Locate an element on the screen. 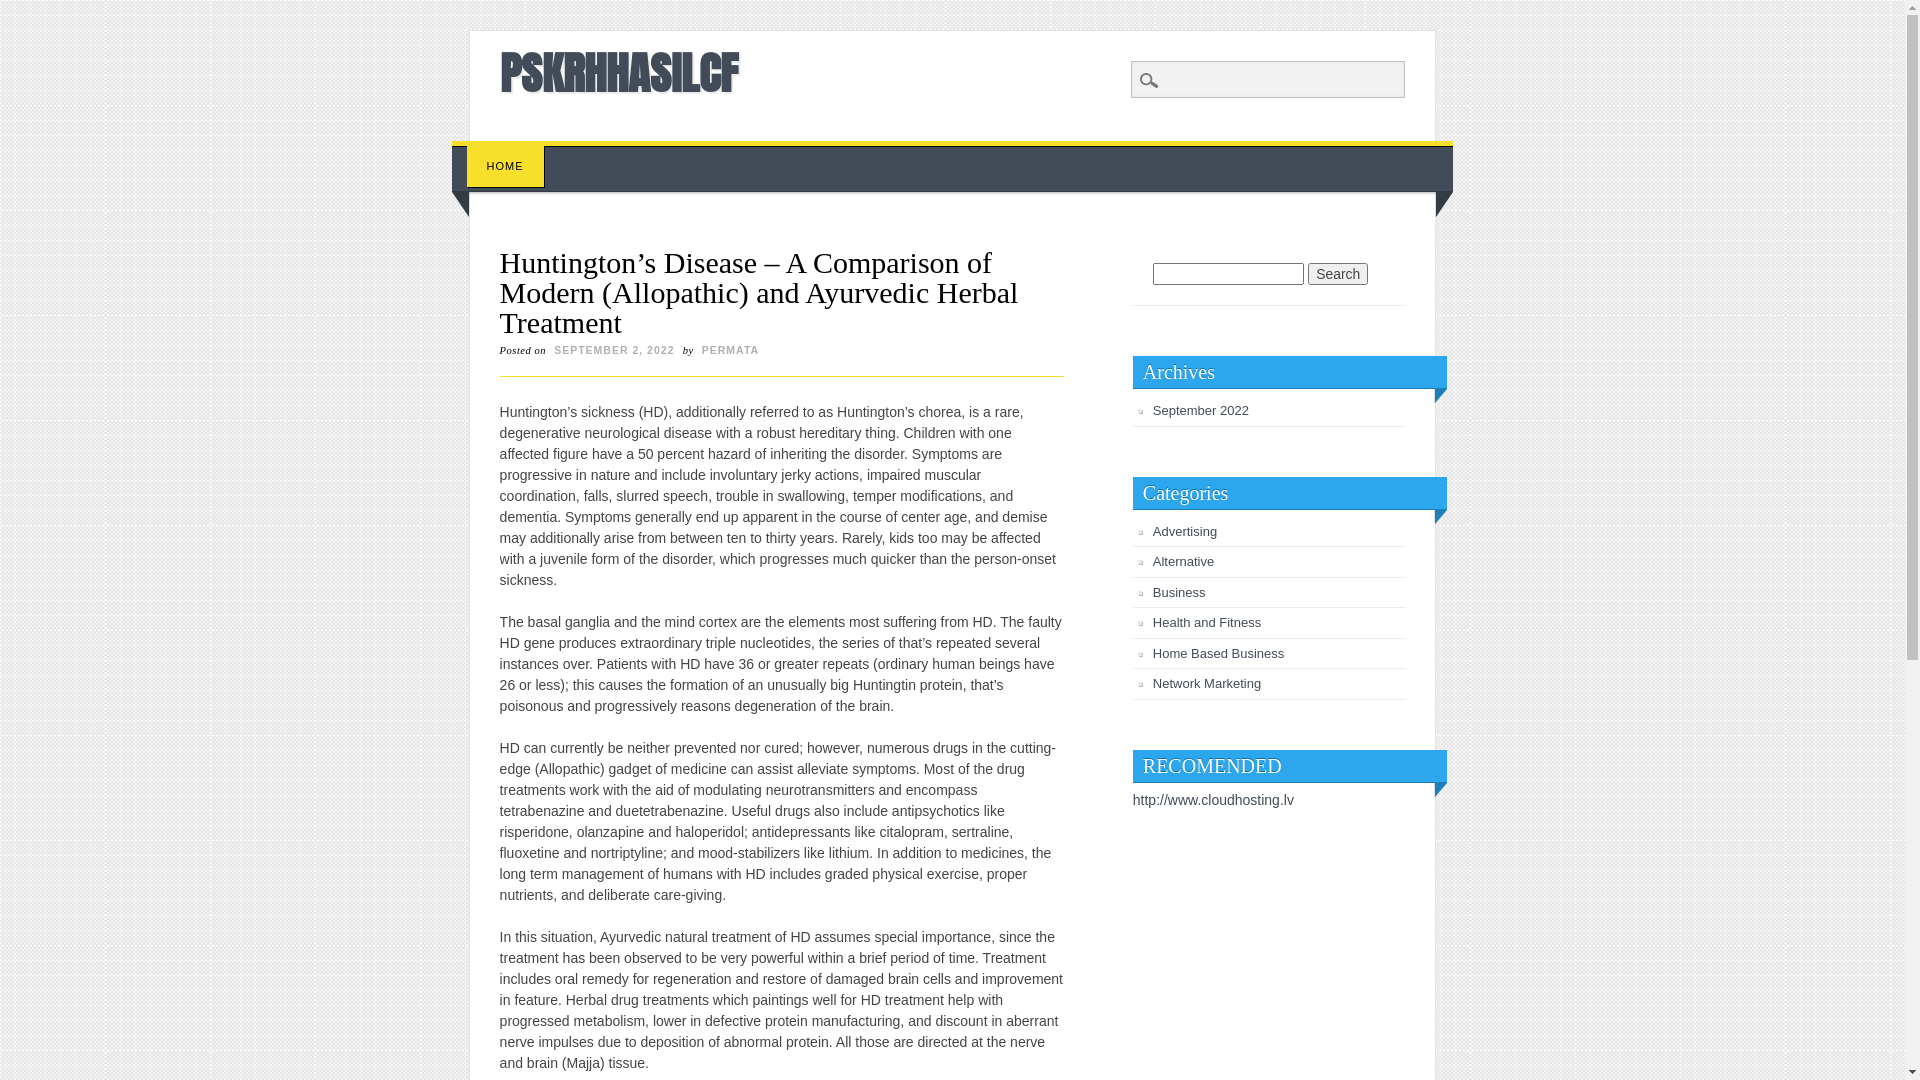 This screenshot has height=1080, width=1920. 'Health and Fitness' is located at coordinates (1205, 621).